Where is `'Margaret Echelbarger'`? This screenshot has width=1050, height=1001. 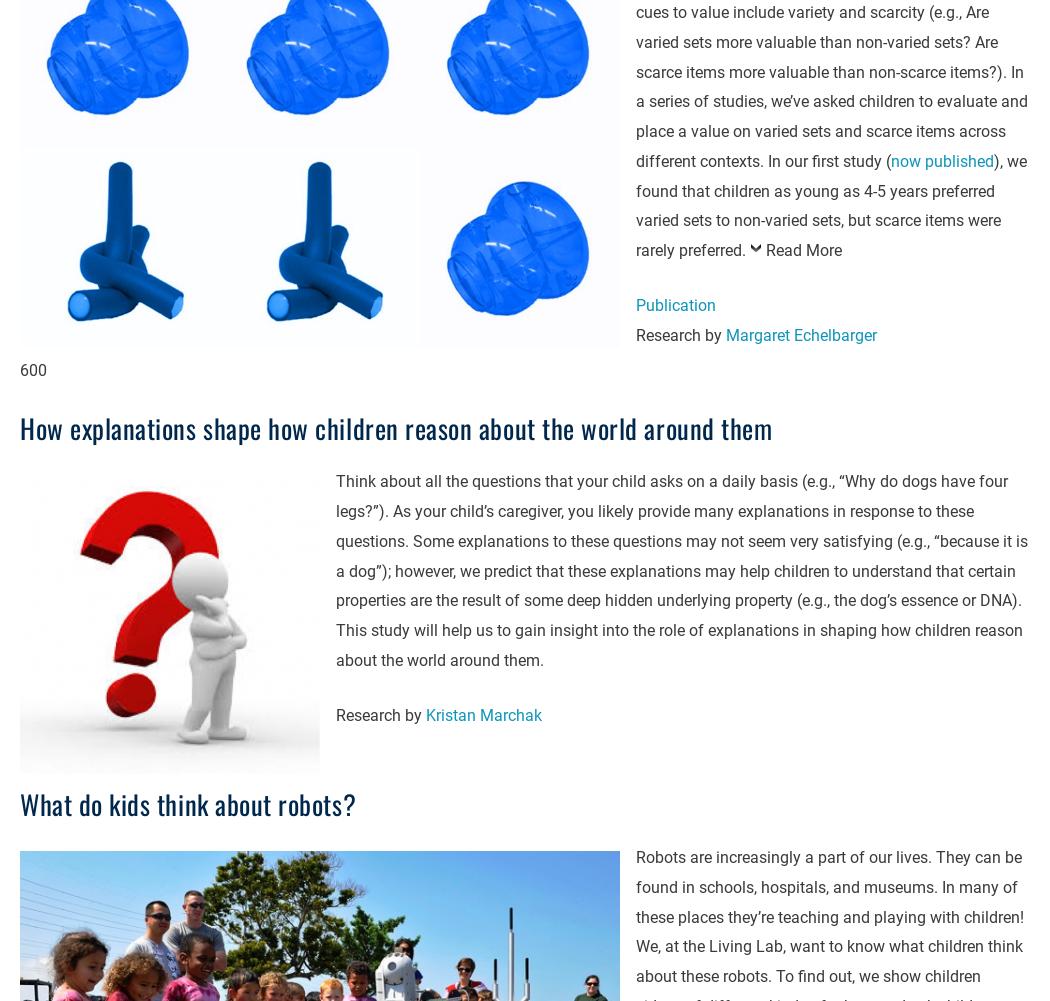
'Margaret Echelbarger' is located at coordinates (720, 334).